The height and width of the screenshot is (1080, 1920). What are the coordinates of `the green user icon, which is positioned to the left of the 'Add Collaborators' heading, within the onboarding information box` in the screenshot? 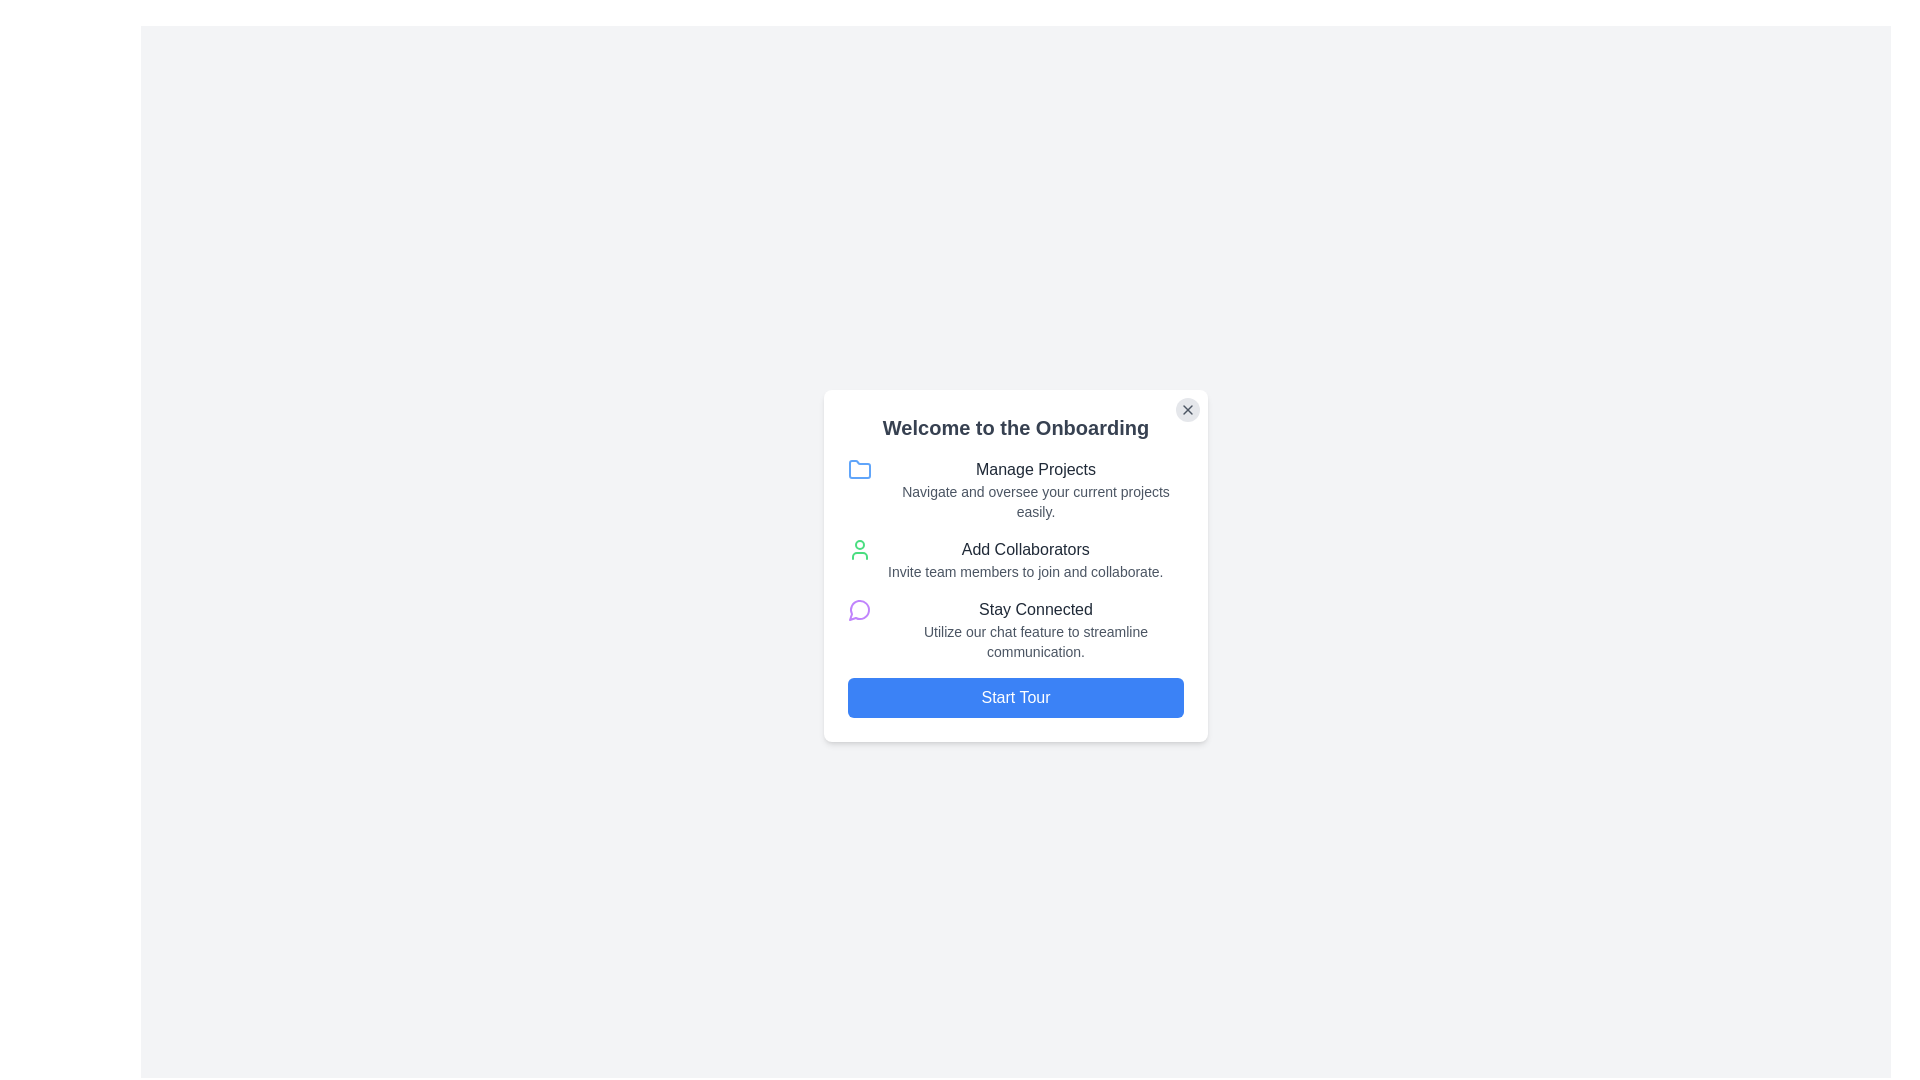 It's located at (859, 550).